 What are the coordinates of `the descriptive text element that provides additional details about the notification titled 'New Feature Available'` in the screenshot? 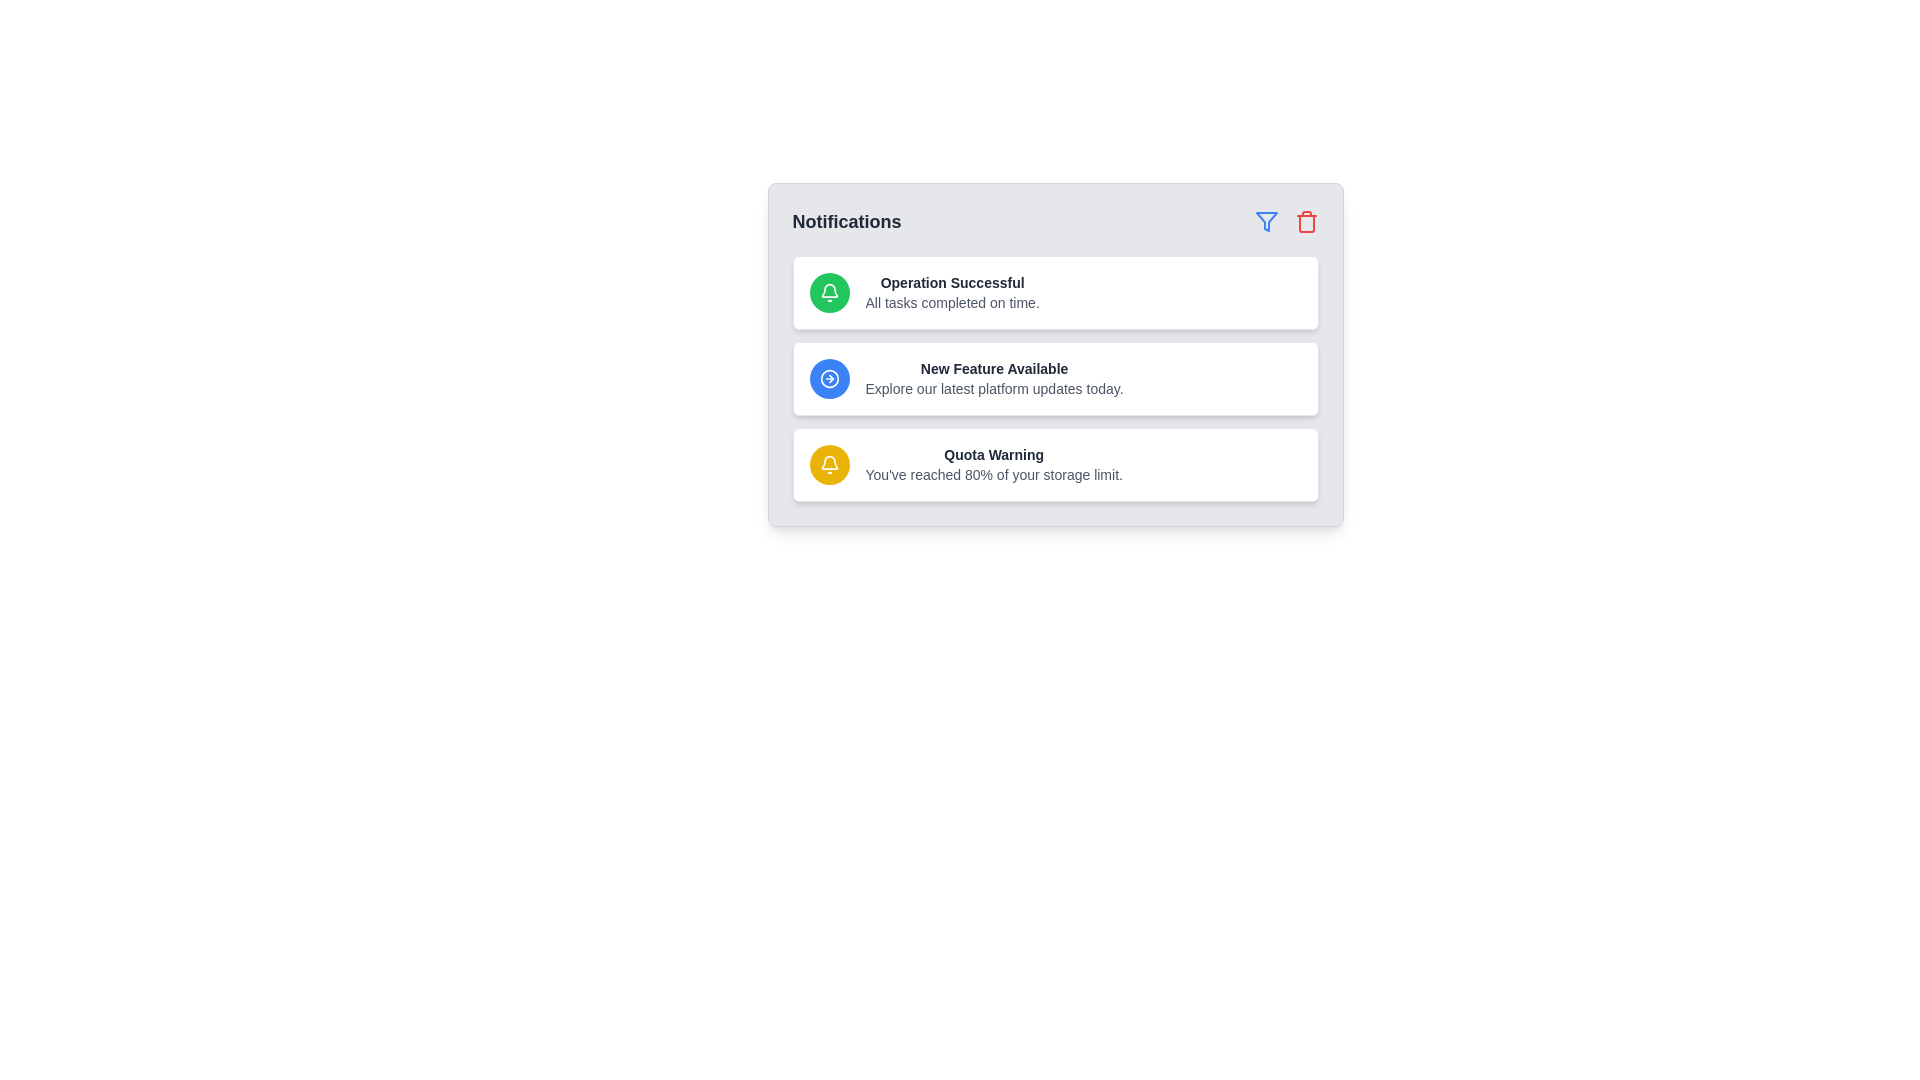 It's located at (994, 389).